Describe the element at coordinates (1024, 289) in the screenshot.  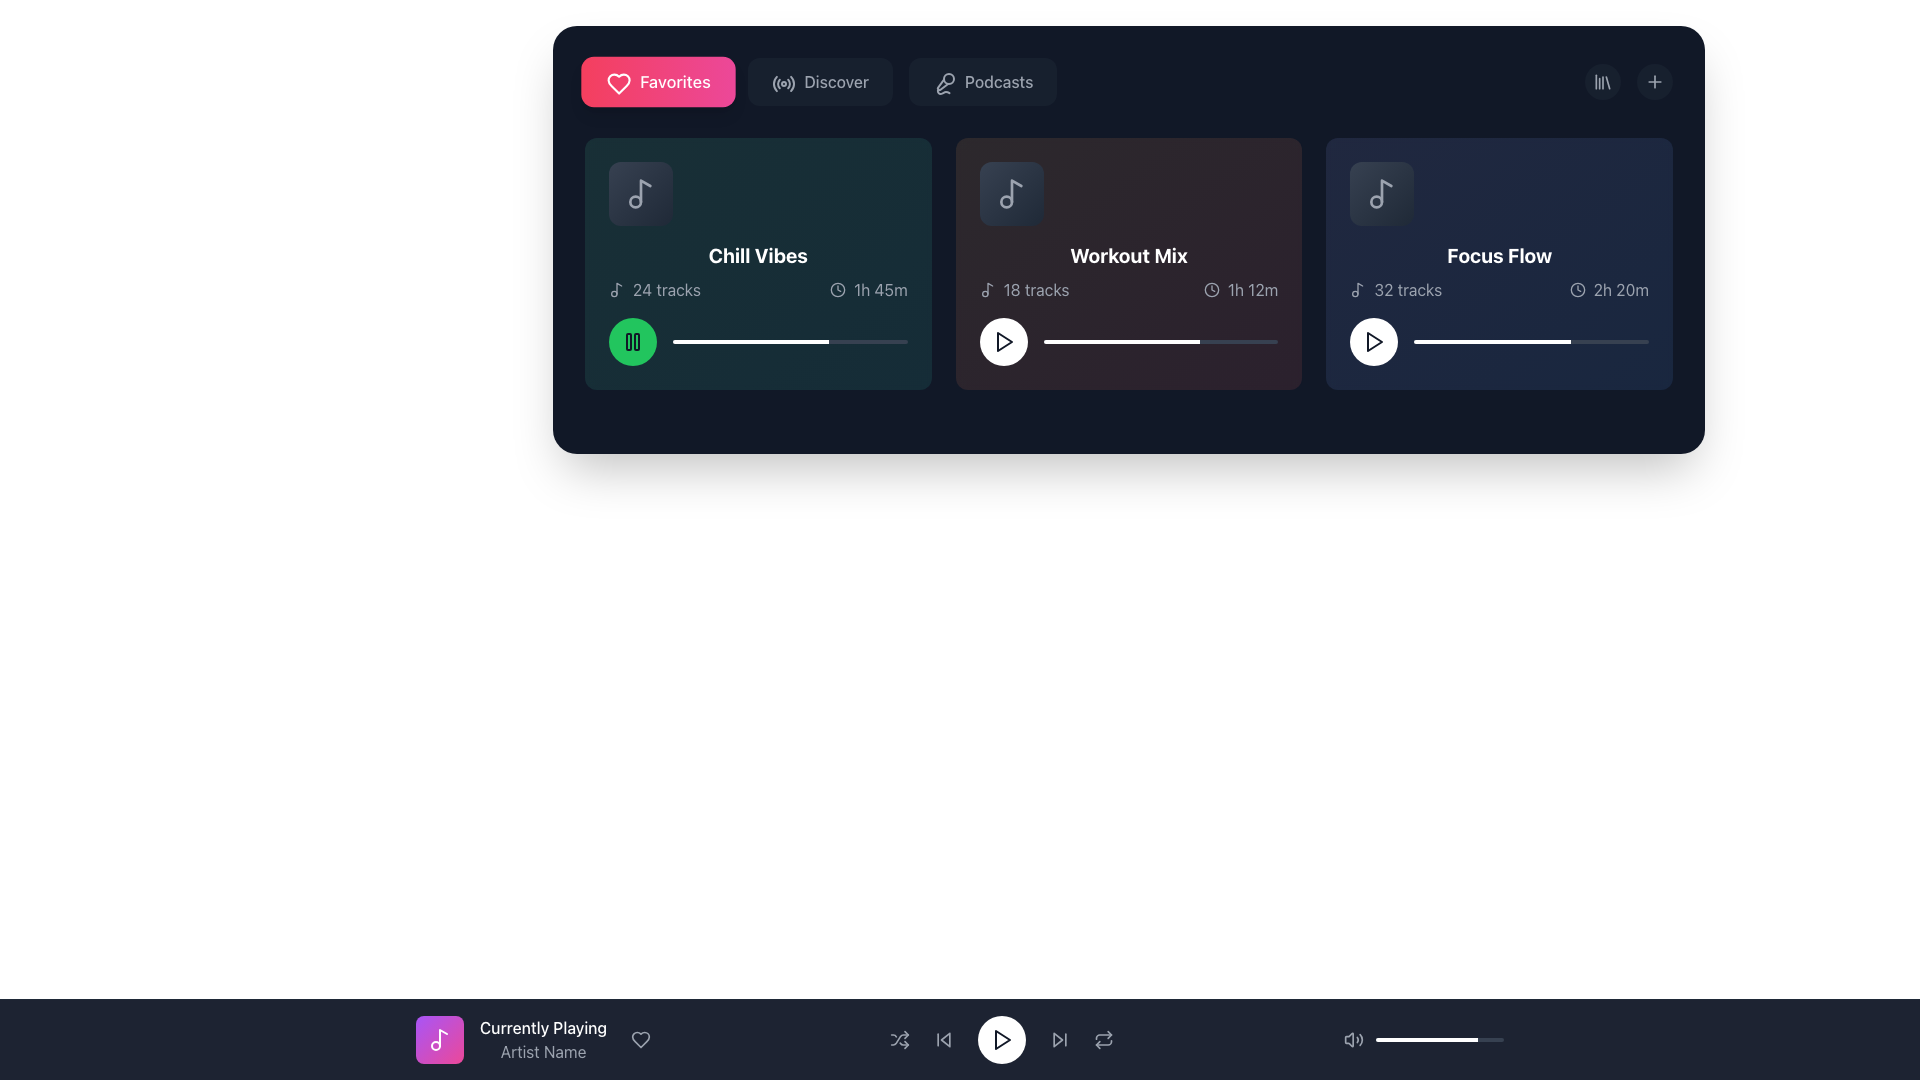
I see `the Text Label with Icon displaying '18 tracks', which includes a music note icon on the left, located in the 'Workout Mix' section below the title 'Workout Mix' and above the duration '1h 12m'` at that location.